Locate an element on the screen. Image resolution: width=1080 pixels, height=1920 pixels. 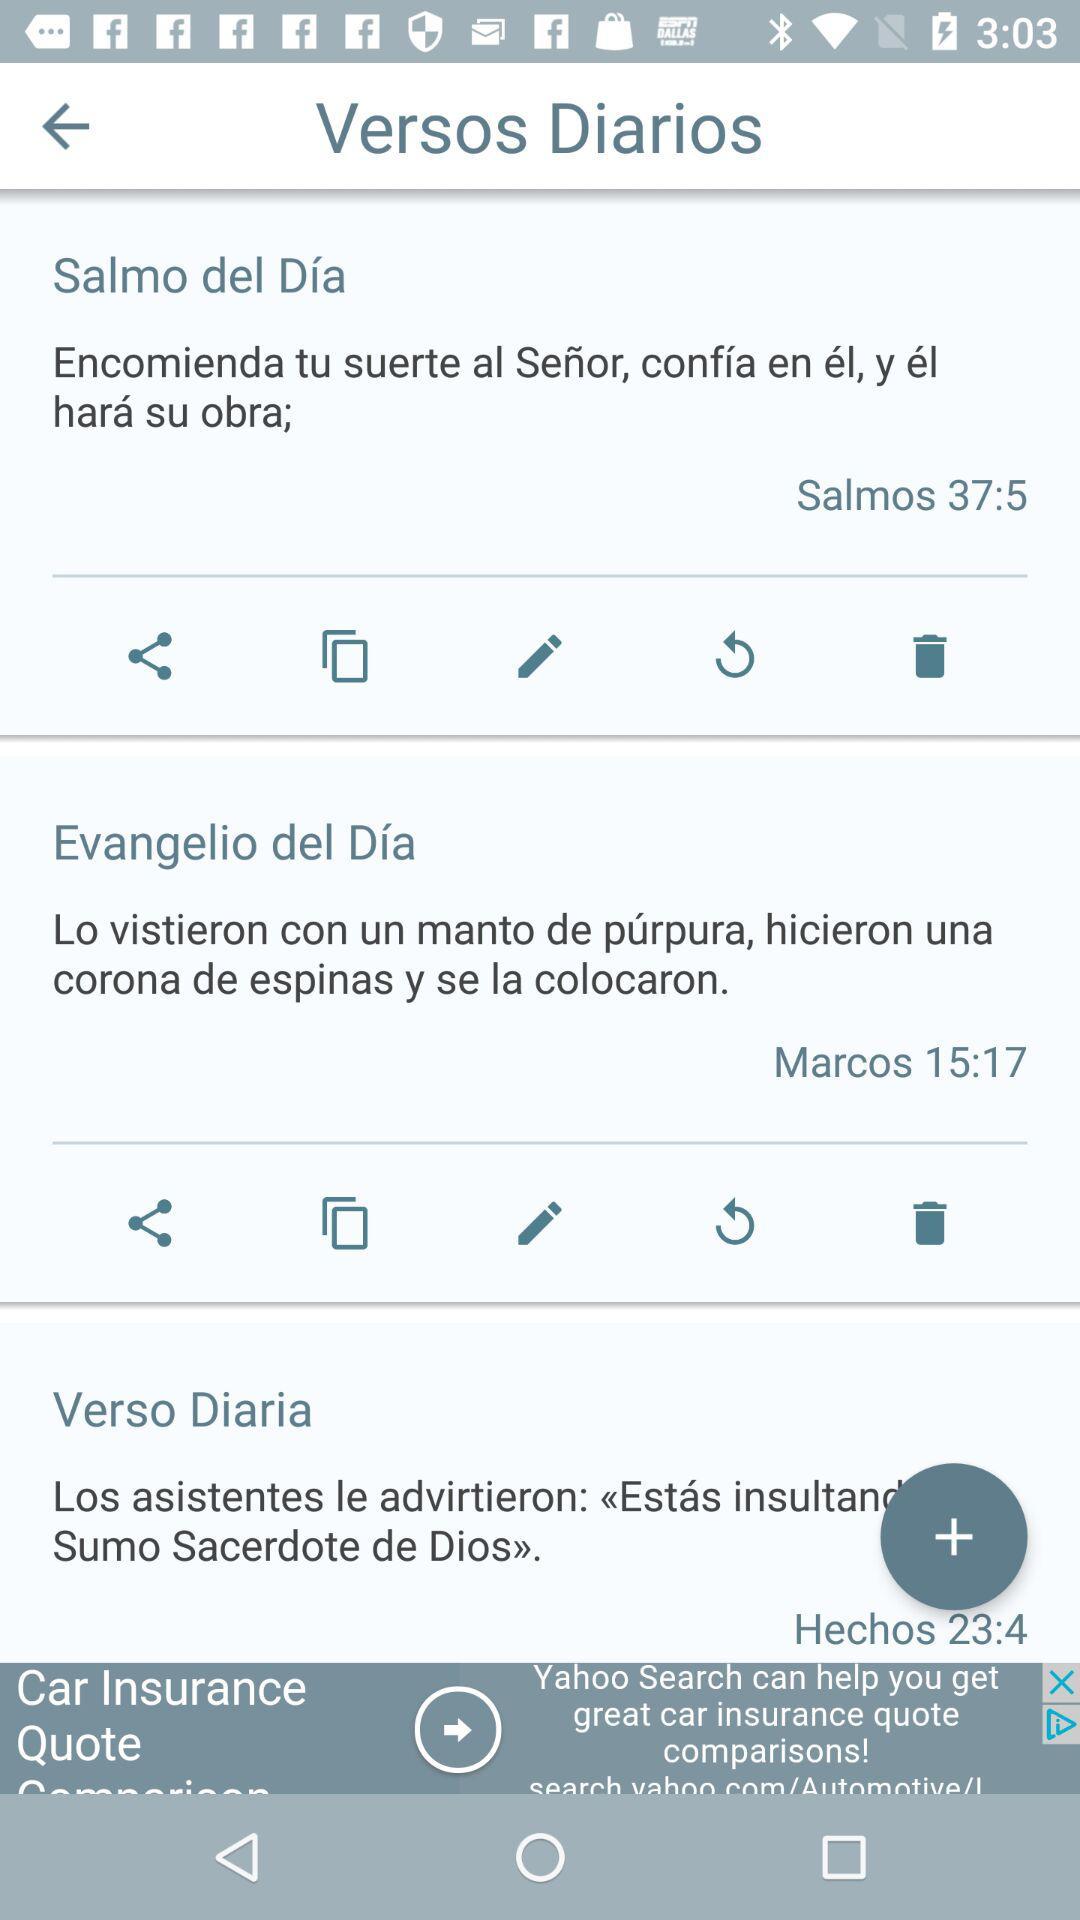
item is located at coordinates (952, 1535).